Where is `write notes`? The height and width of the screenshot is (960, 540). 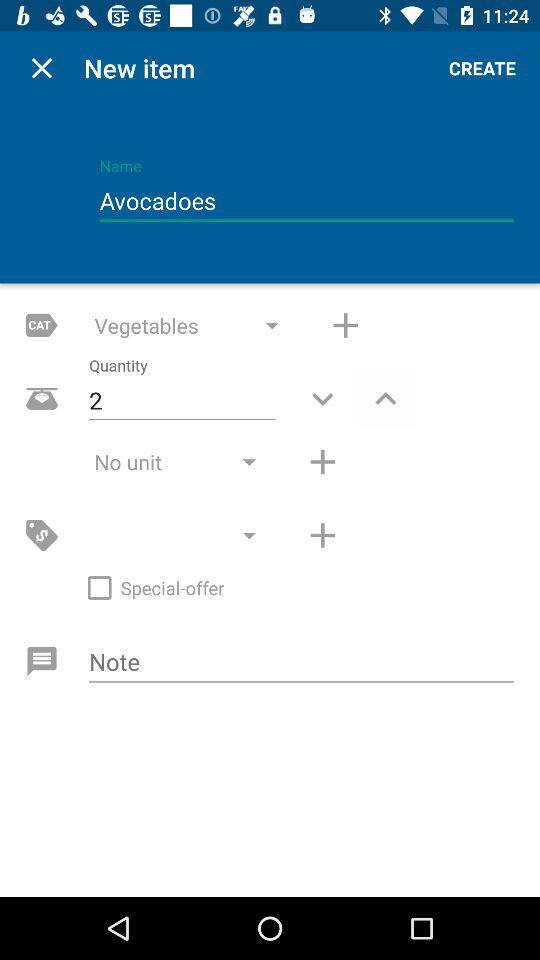
write notes is located at coordinates (300, 663).